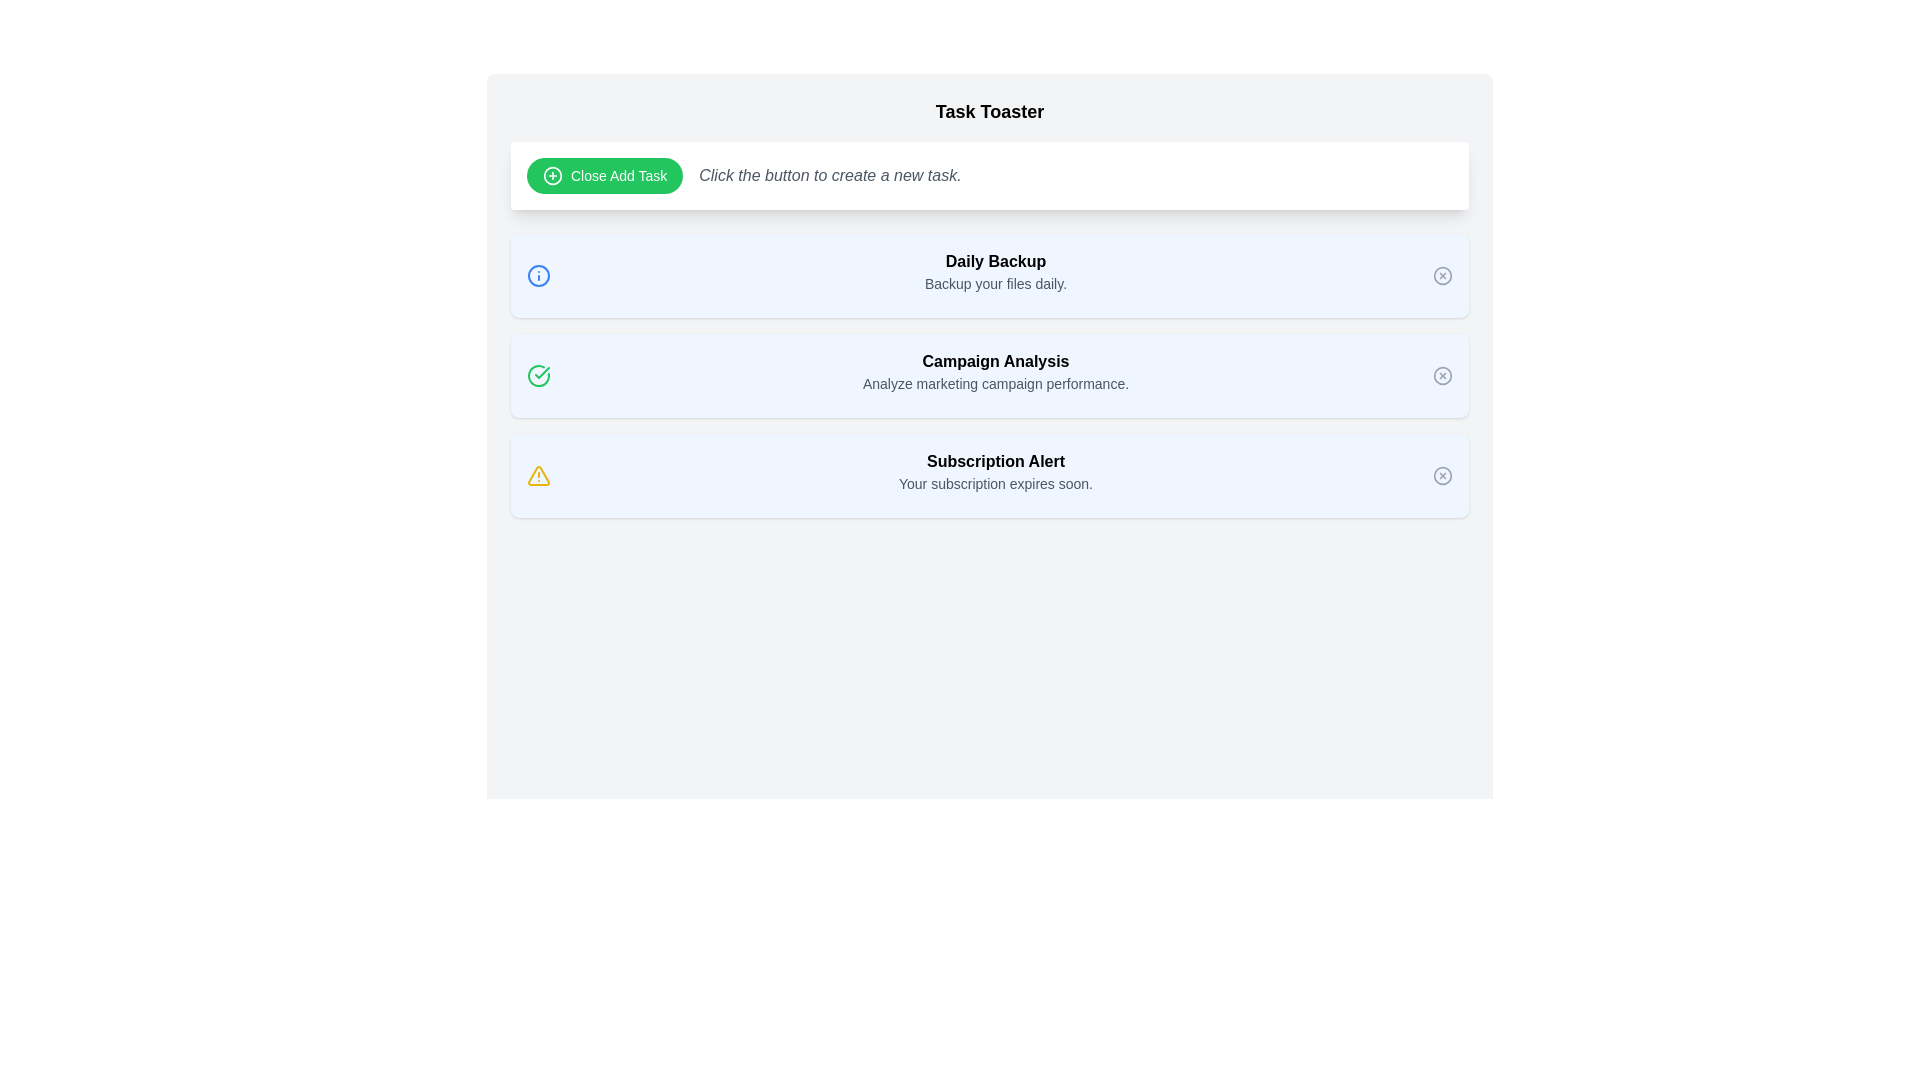 The height and width of the screenshot is (1080, 1920). Describe the element at coordinates (1443, 375) in the screenshot. I see `the SVG circle element that serves as part of the 'close' icon` at that location.